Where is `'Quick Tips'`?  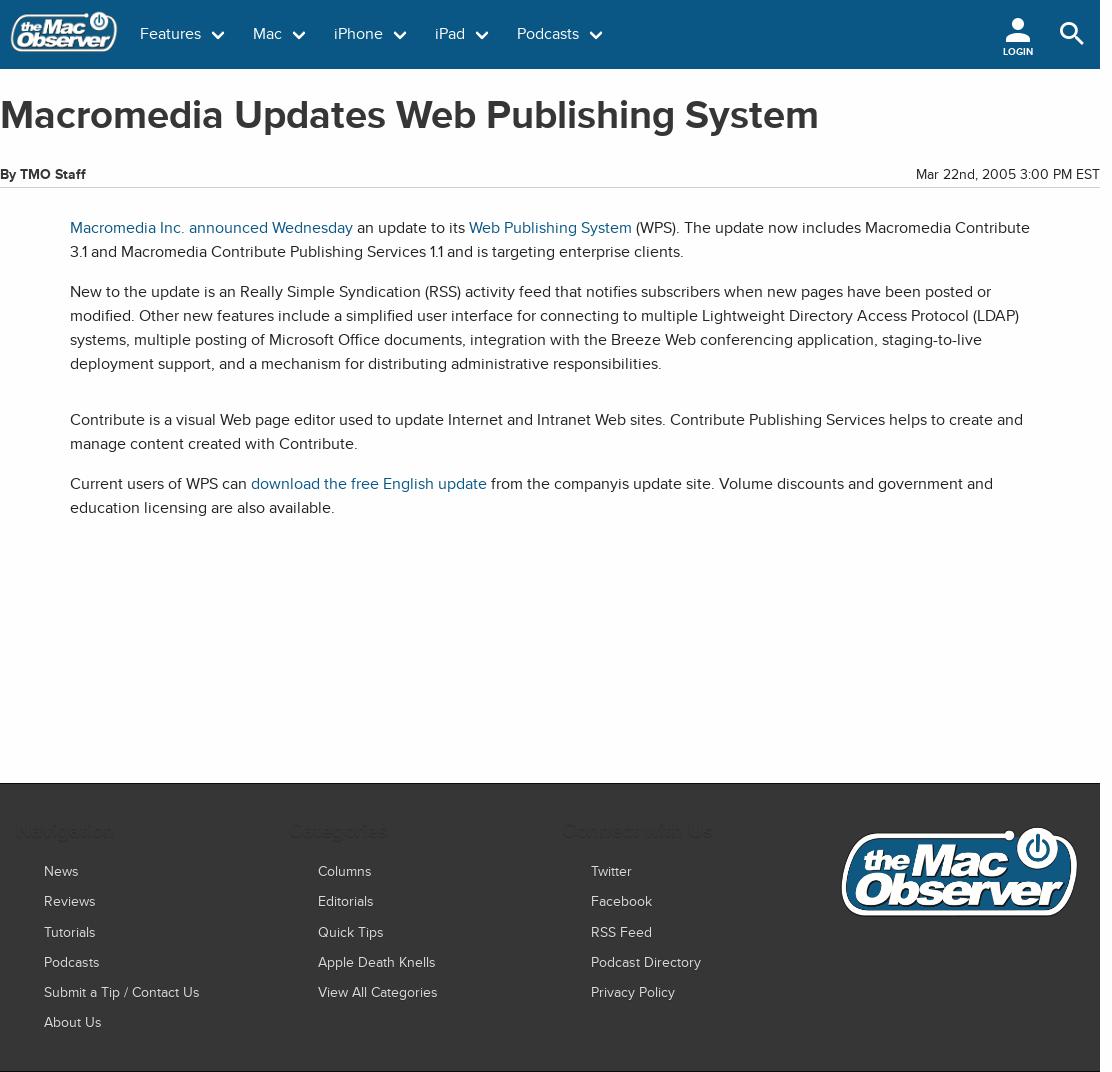
'Quick Tips' is located at coordinates (348, 930).